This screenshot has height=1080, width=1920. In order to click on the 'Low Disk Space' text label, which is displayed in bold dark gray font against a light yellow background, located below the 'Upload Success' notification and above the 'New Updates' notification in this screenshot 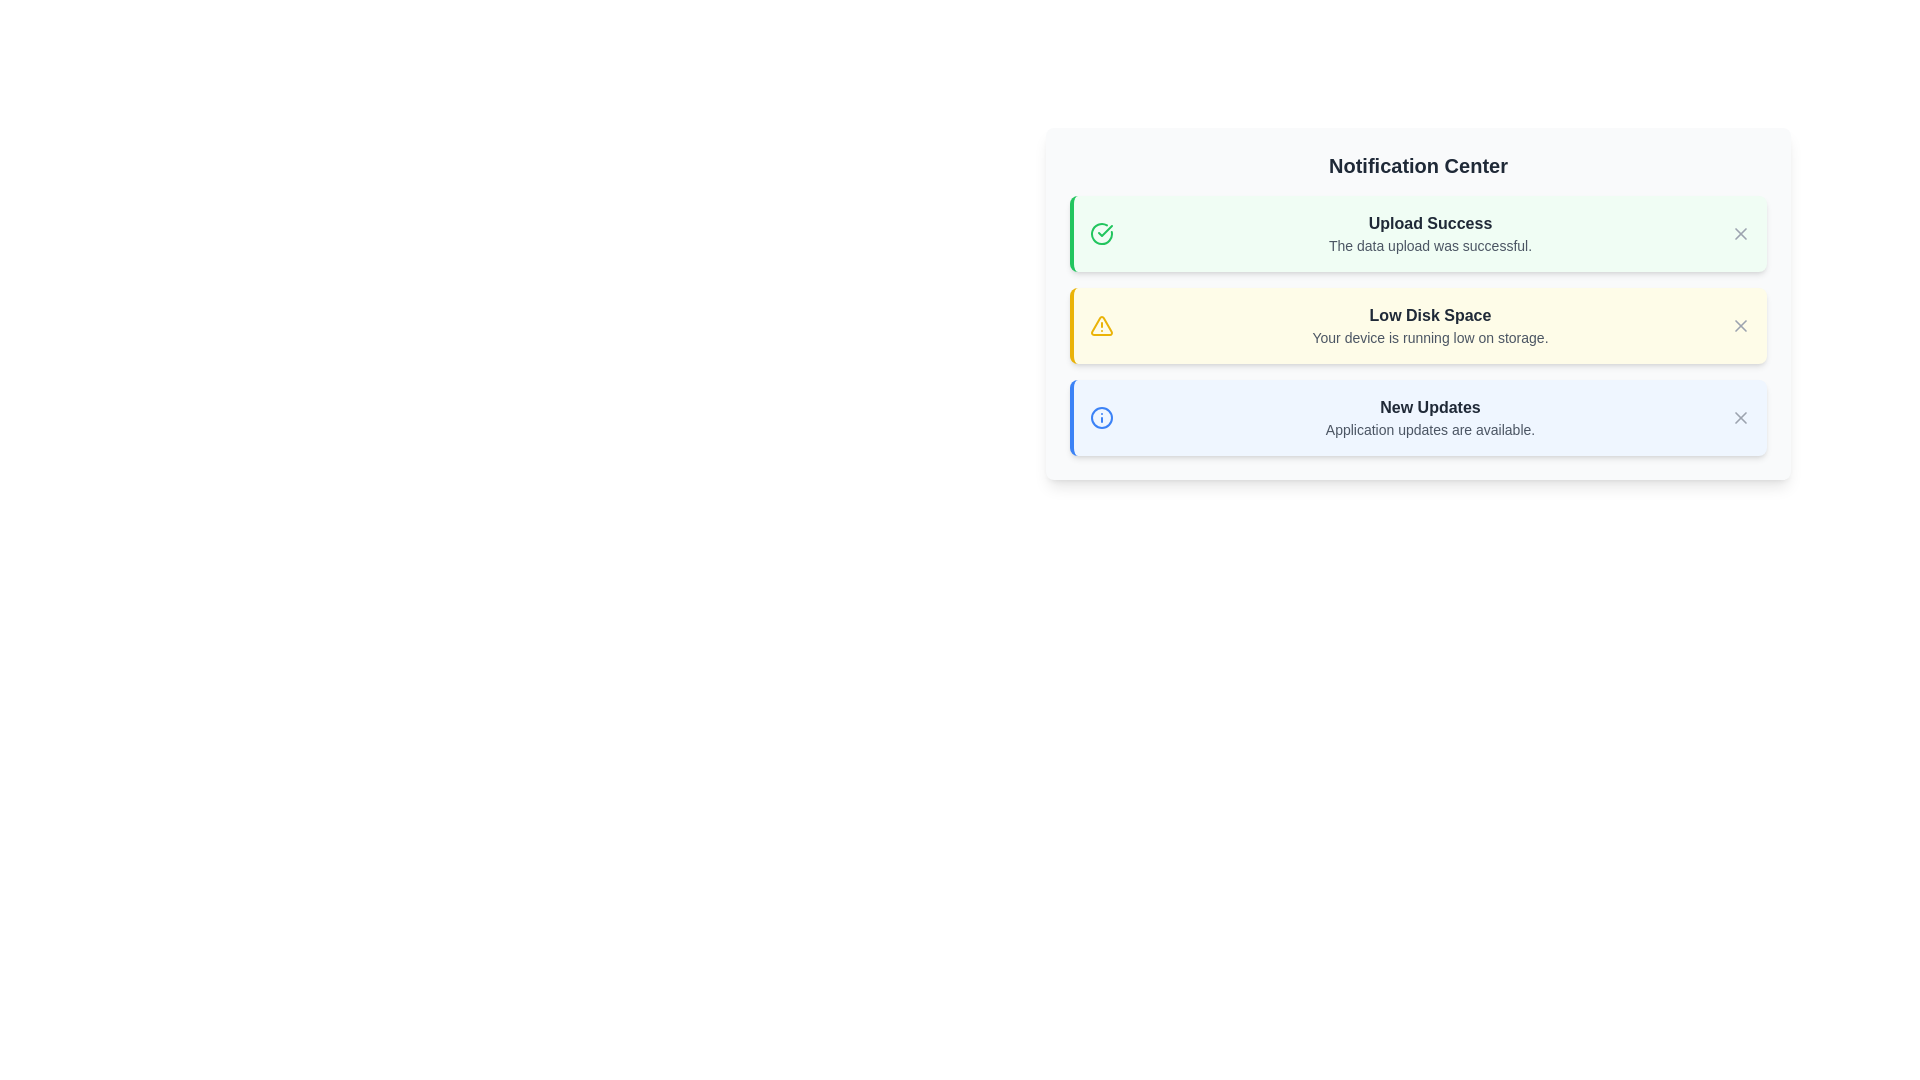, I will do `click(1429, 315)`.